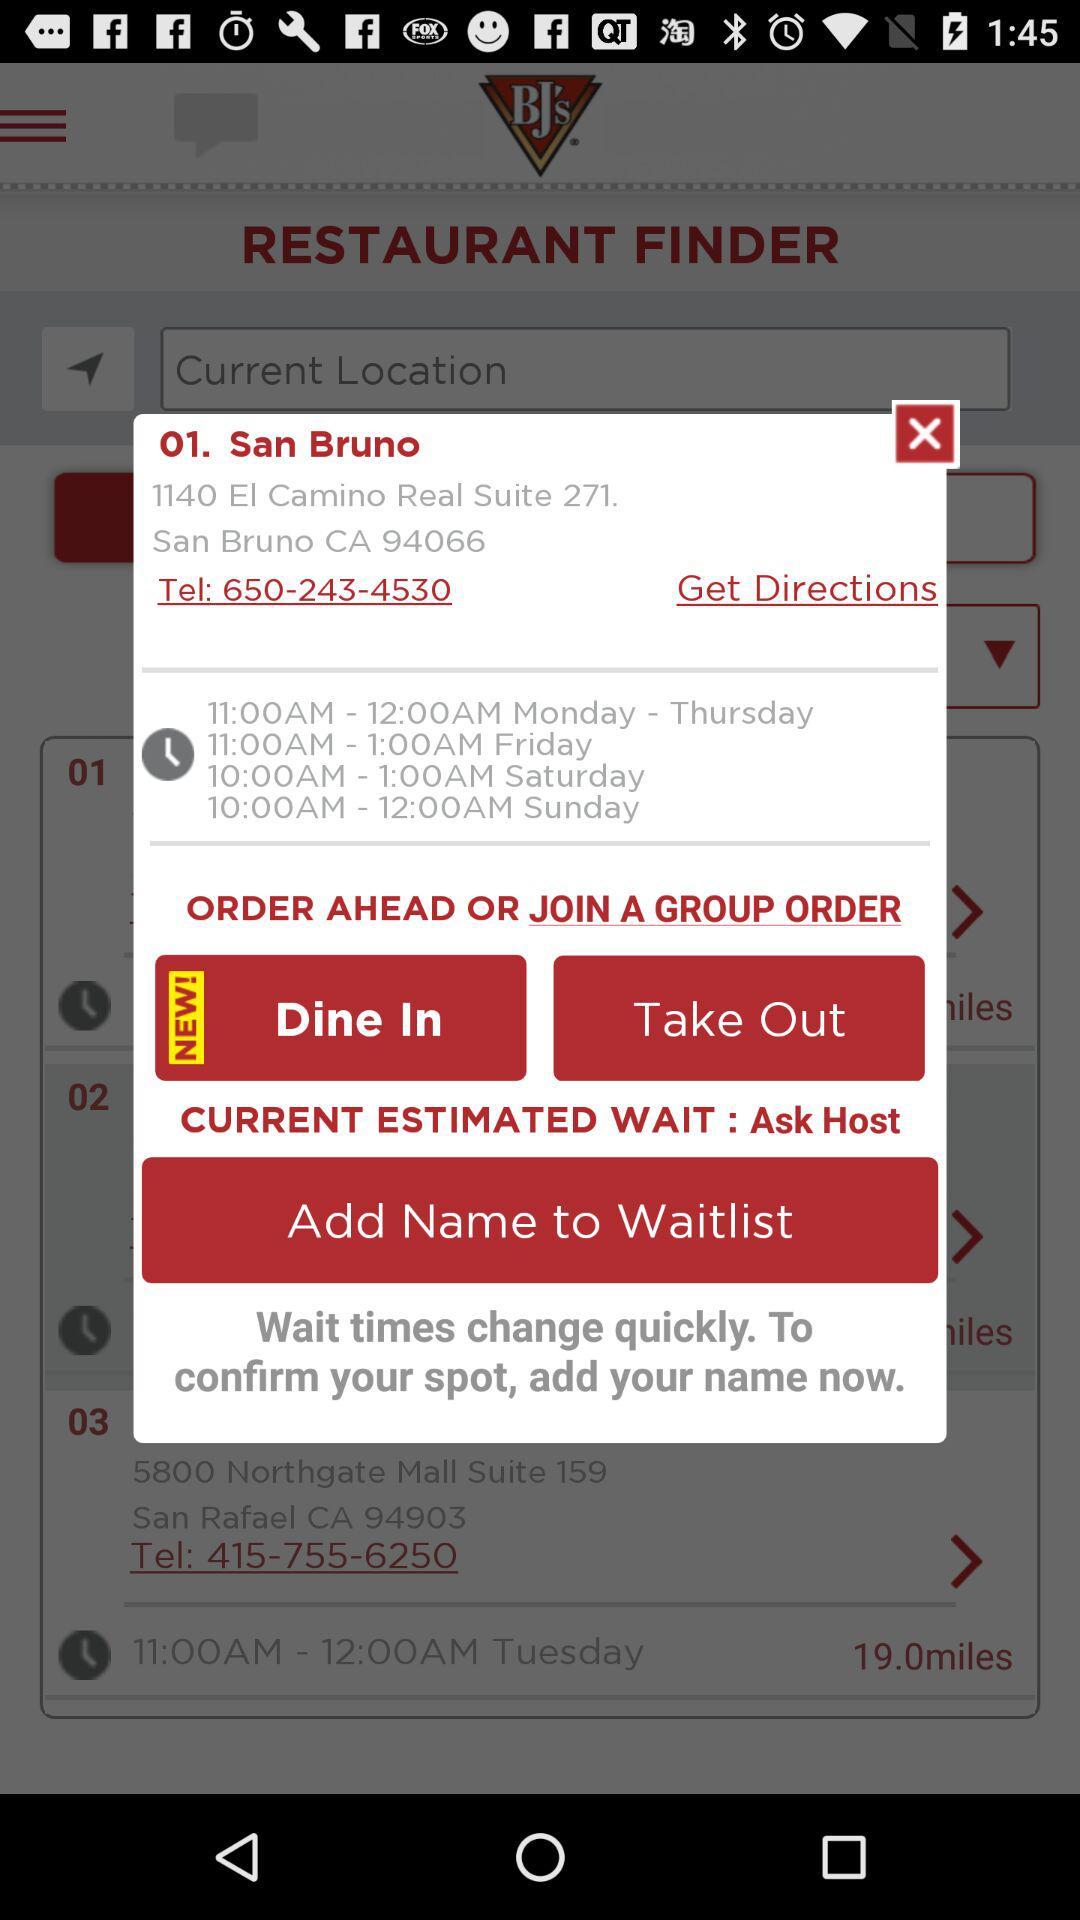 This screenshot has width=1080, height=1920. What do you see at coordinates (339, 1017) in the screenshot?
I see `app below order ahead or app` at bounding box center [339, 1017].